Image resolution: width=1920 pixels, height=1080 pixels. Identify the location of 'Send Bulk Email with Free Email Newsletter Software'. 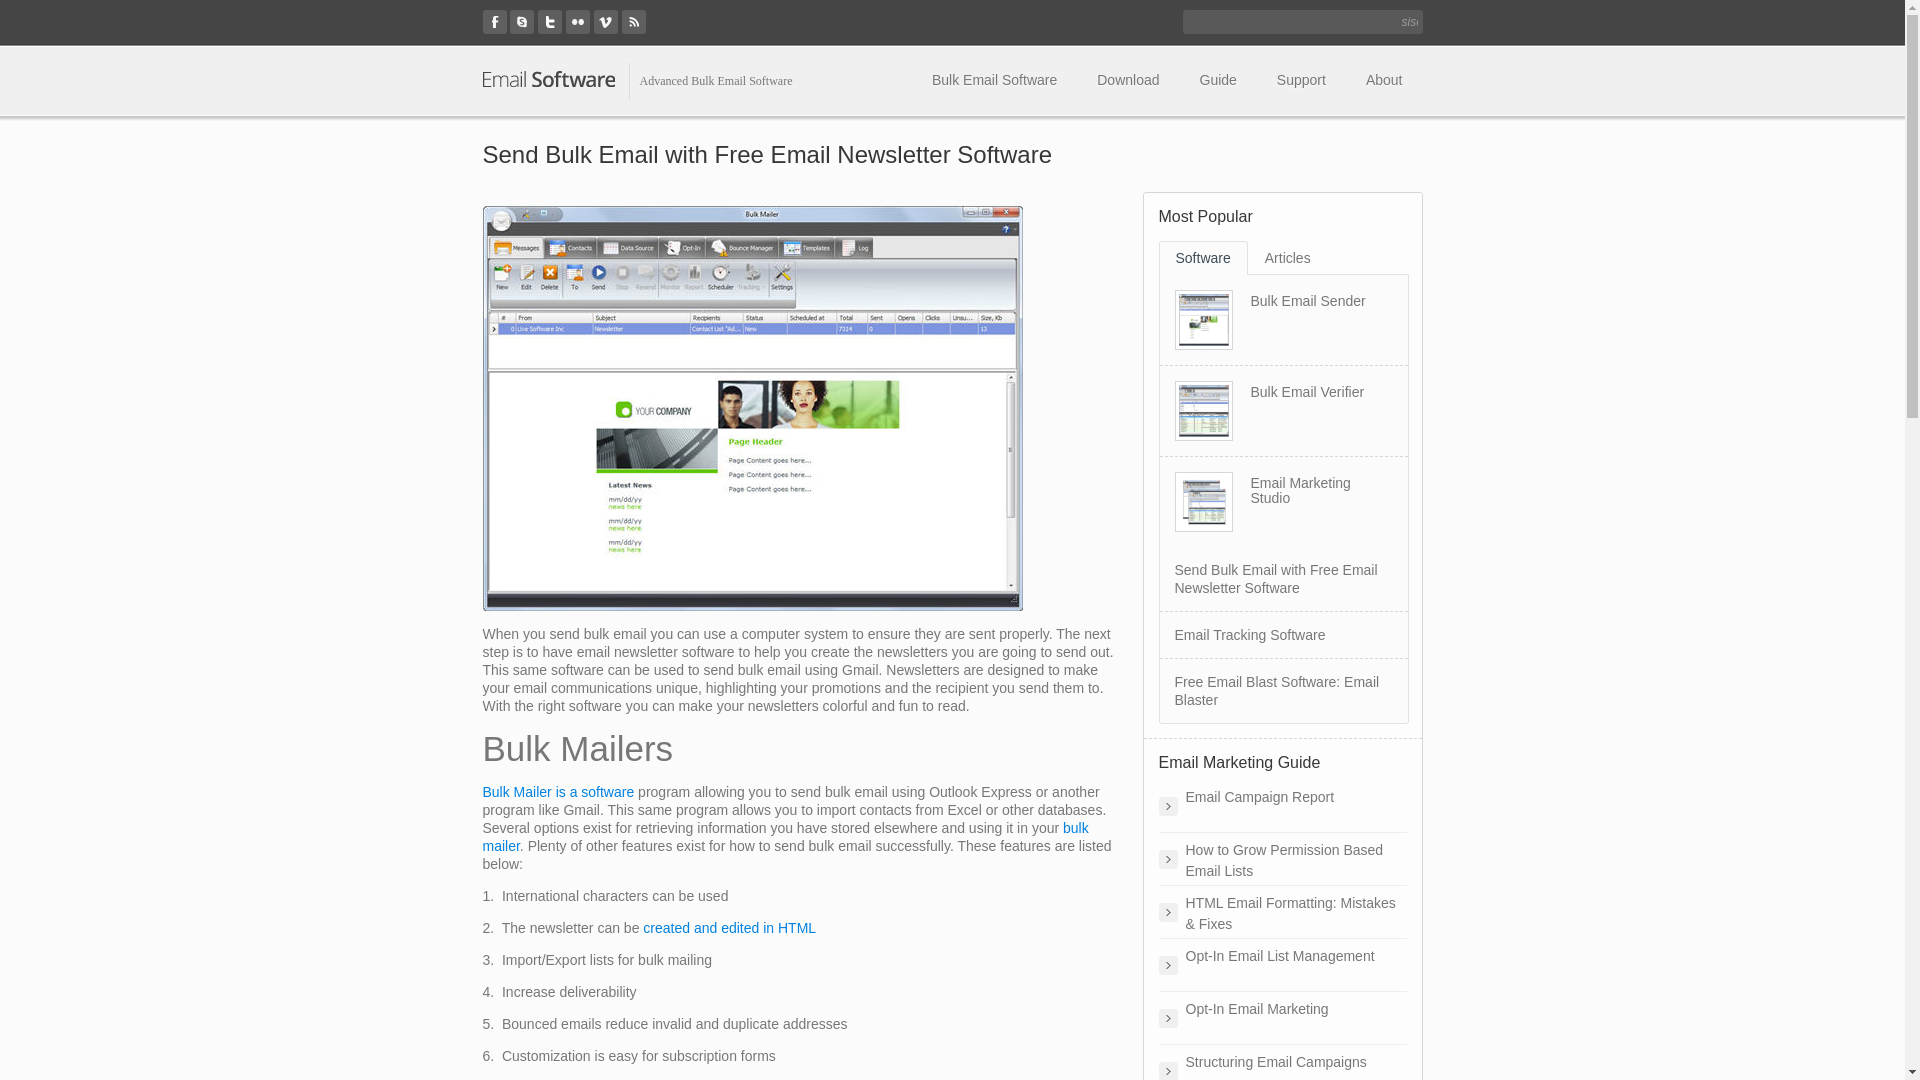
(1274, 578).